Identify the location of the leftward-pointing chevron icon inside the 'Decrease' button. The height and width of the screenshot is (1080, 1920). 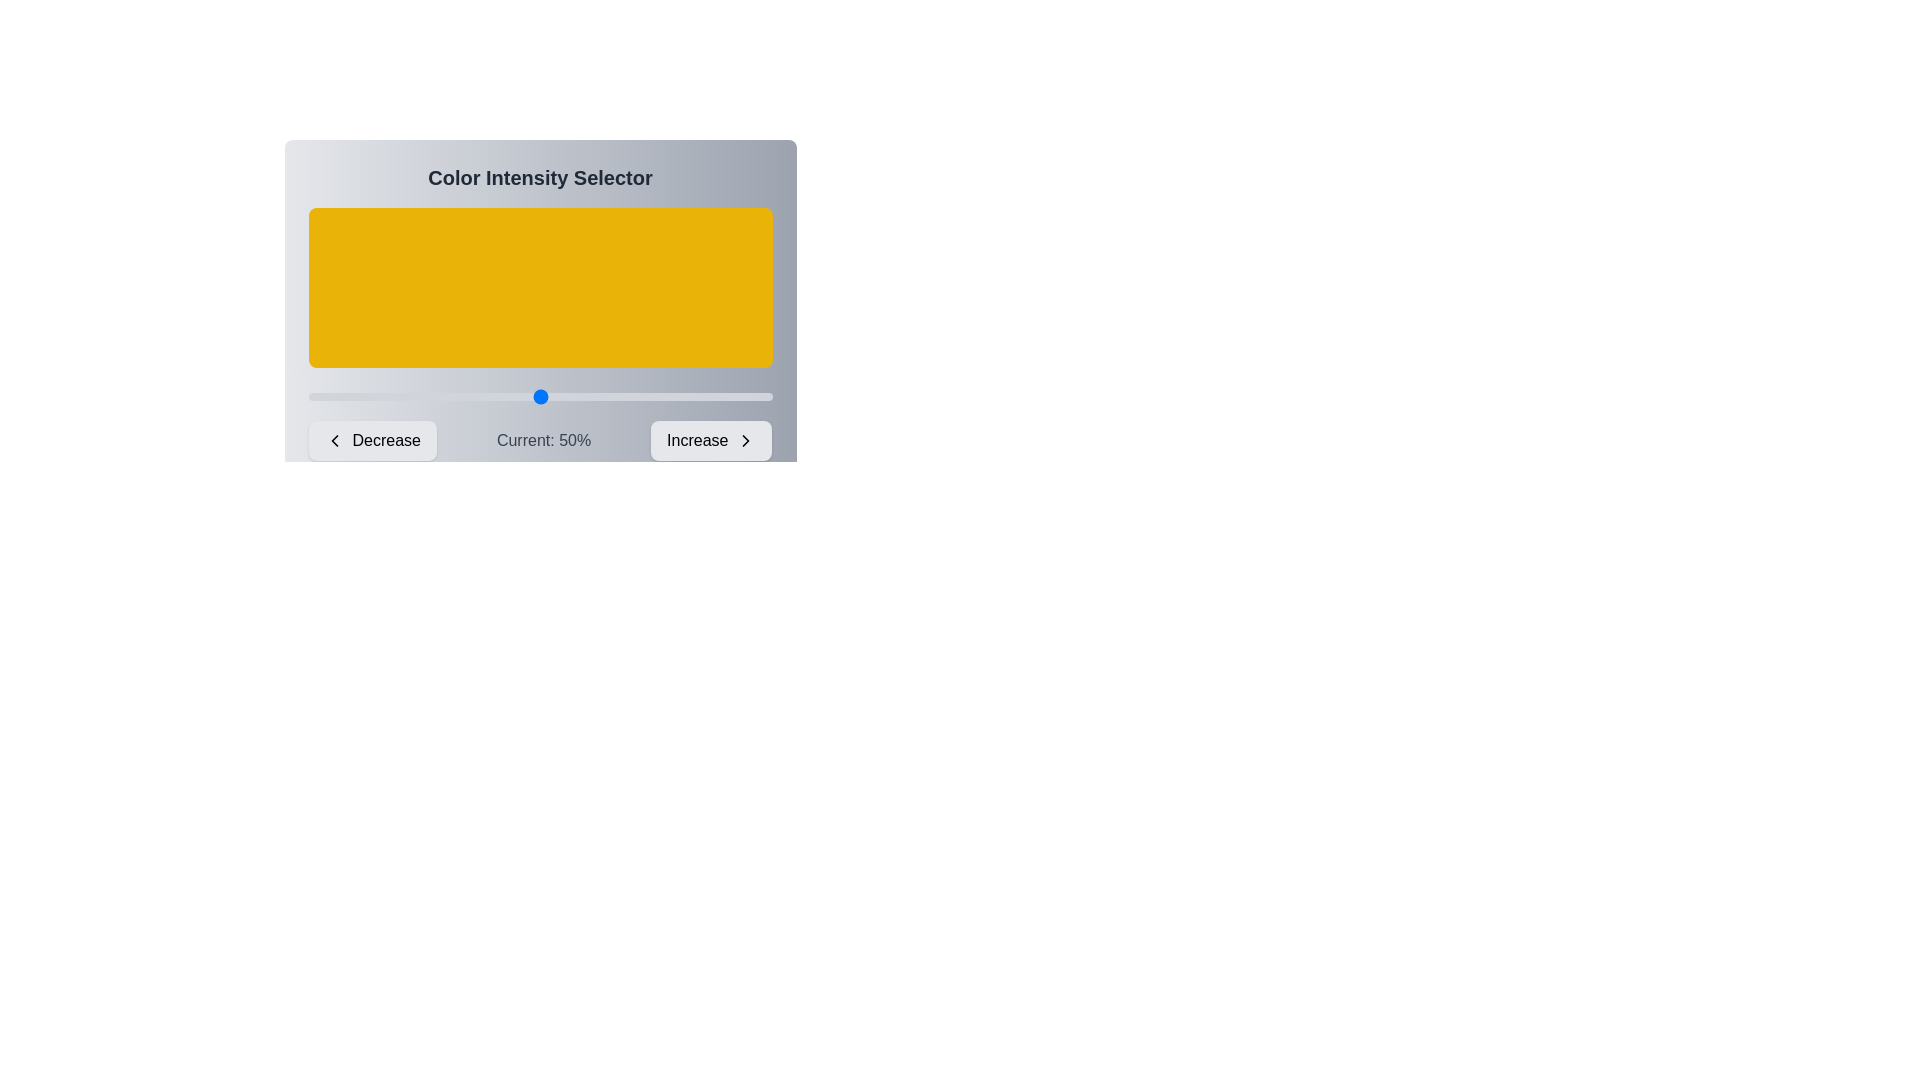
(334, 439).